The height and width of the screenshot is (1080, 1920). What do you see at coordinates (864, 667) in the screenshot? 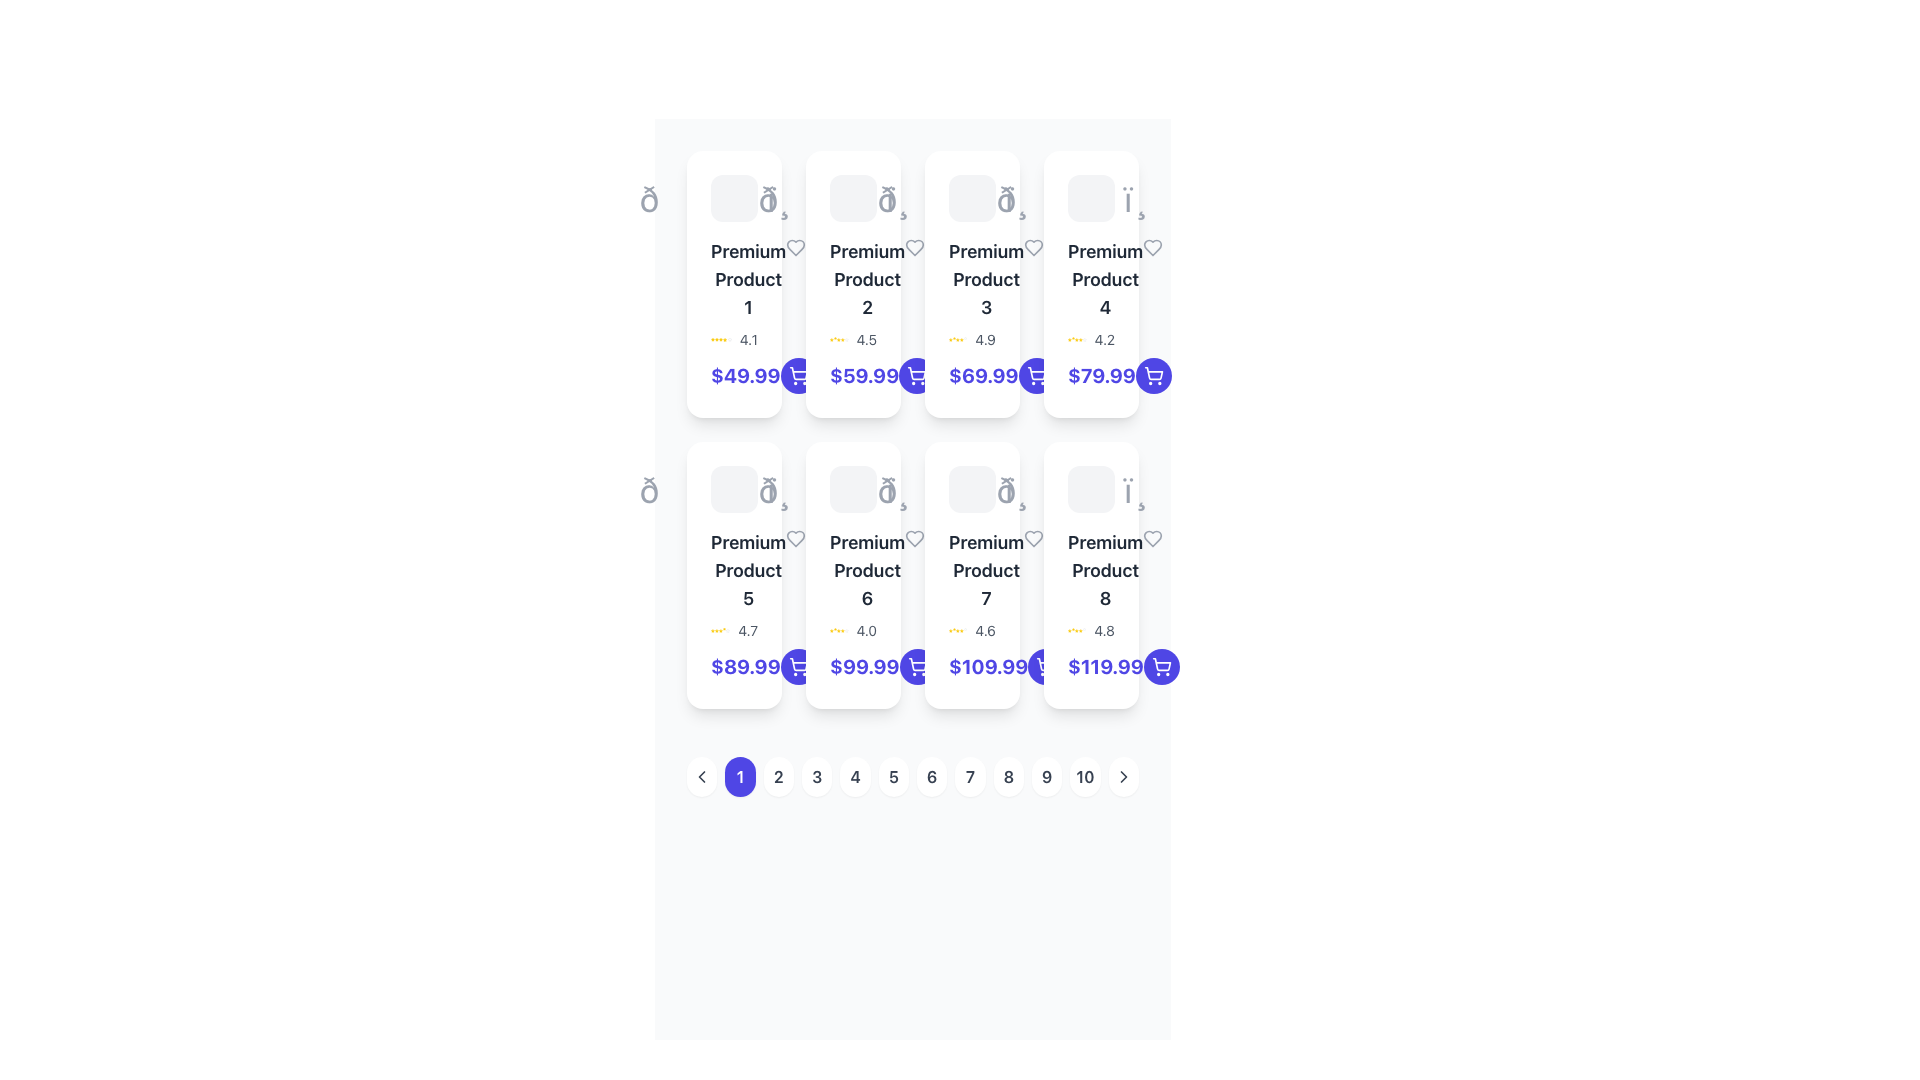
I see `the price display text label located in the second row, second column of the product display card, which is centrally positioned above the shopping cart button` at bounding box center [864, 667].